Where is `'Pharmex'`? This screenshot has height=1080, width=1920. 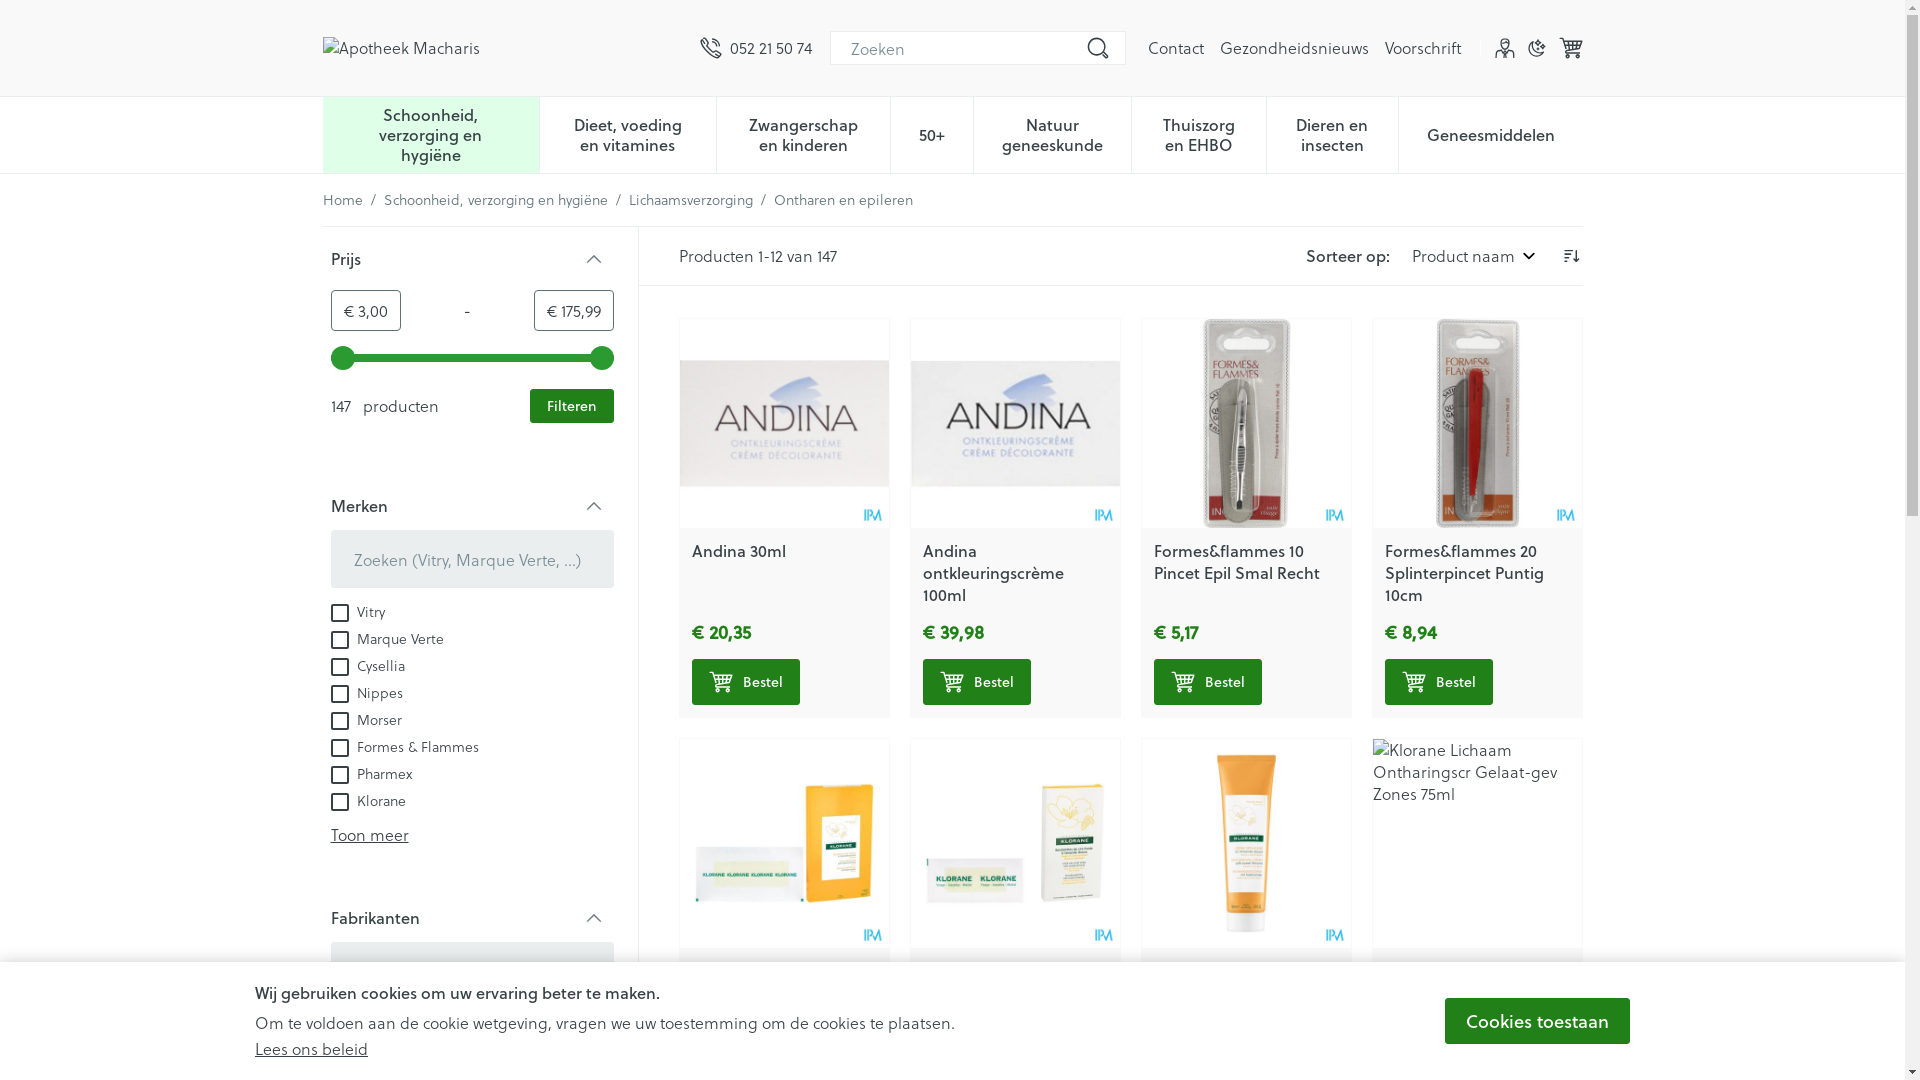
'Pharmex' is located at coordinates (370, 771).